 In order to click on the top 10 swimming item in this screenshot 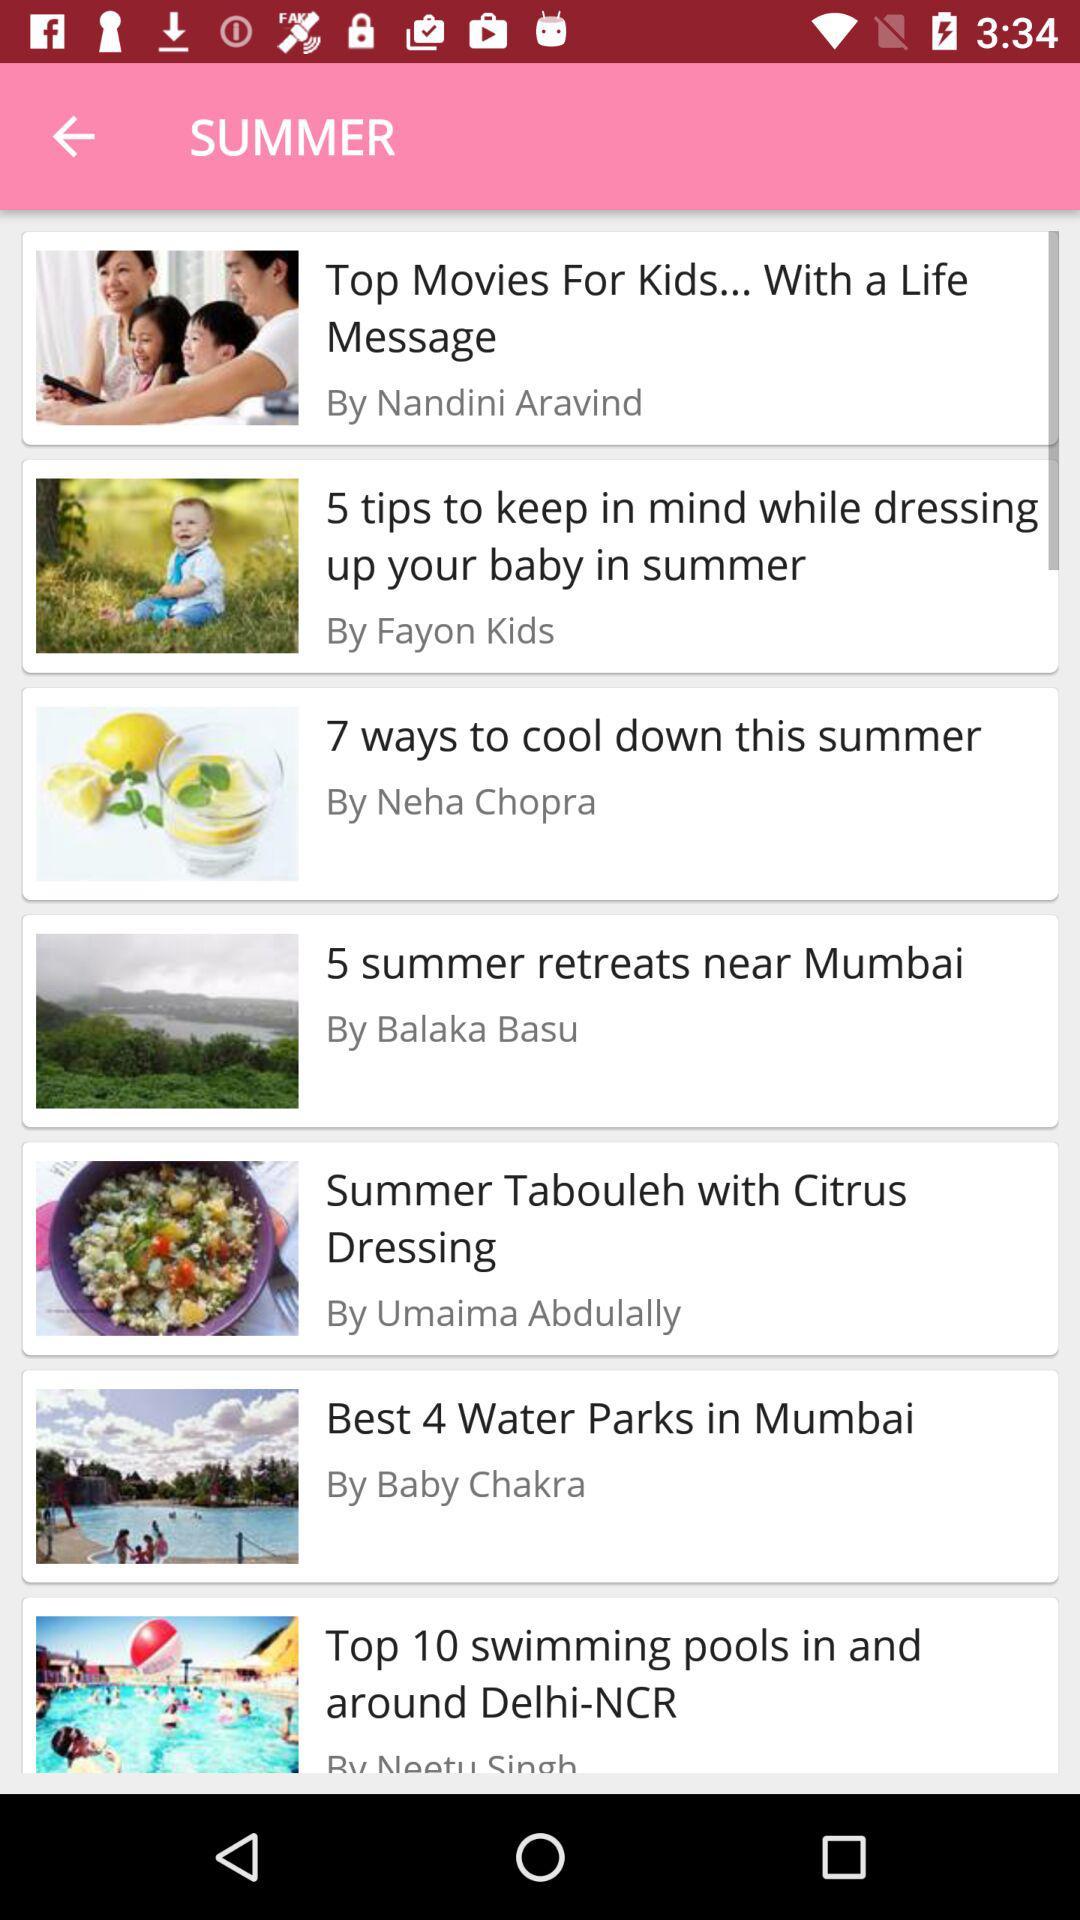, I will do `click(684, 1672)`.